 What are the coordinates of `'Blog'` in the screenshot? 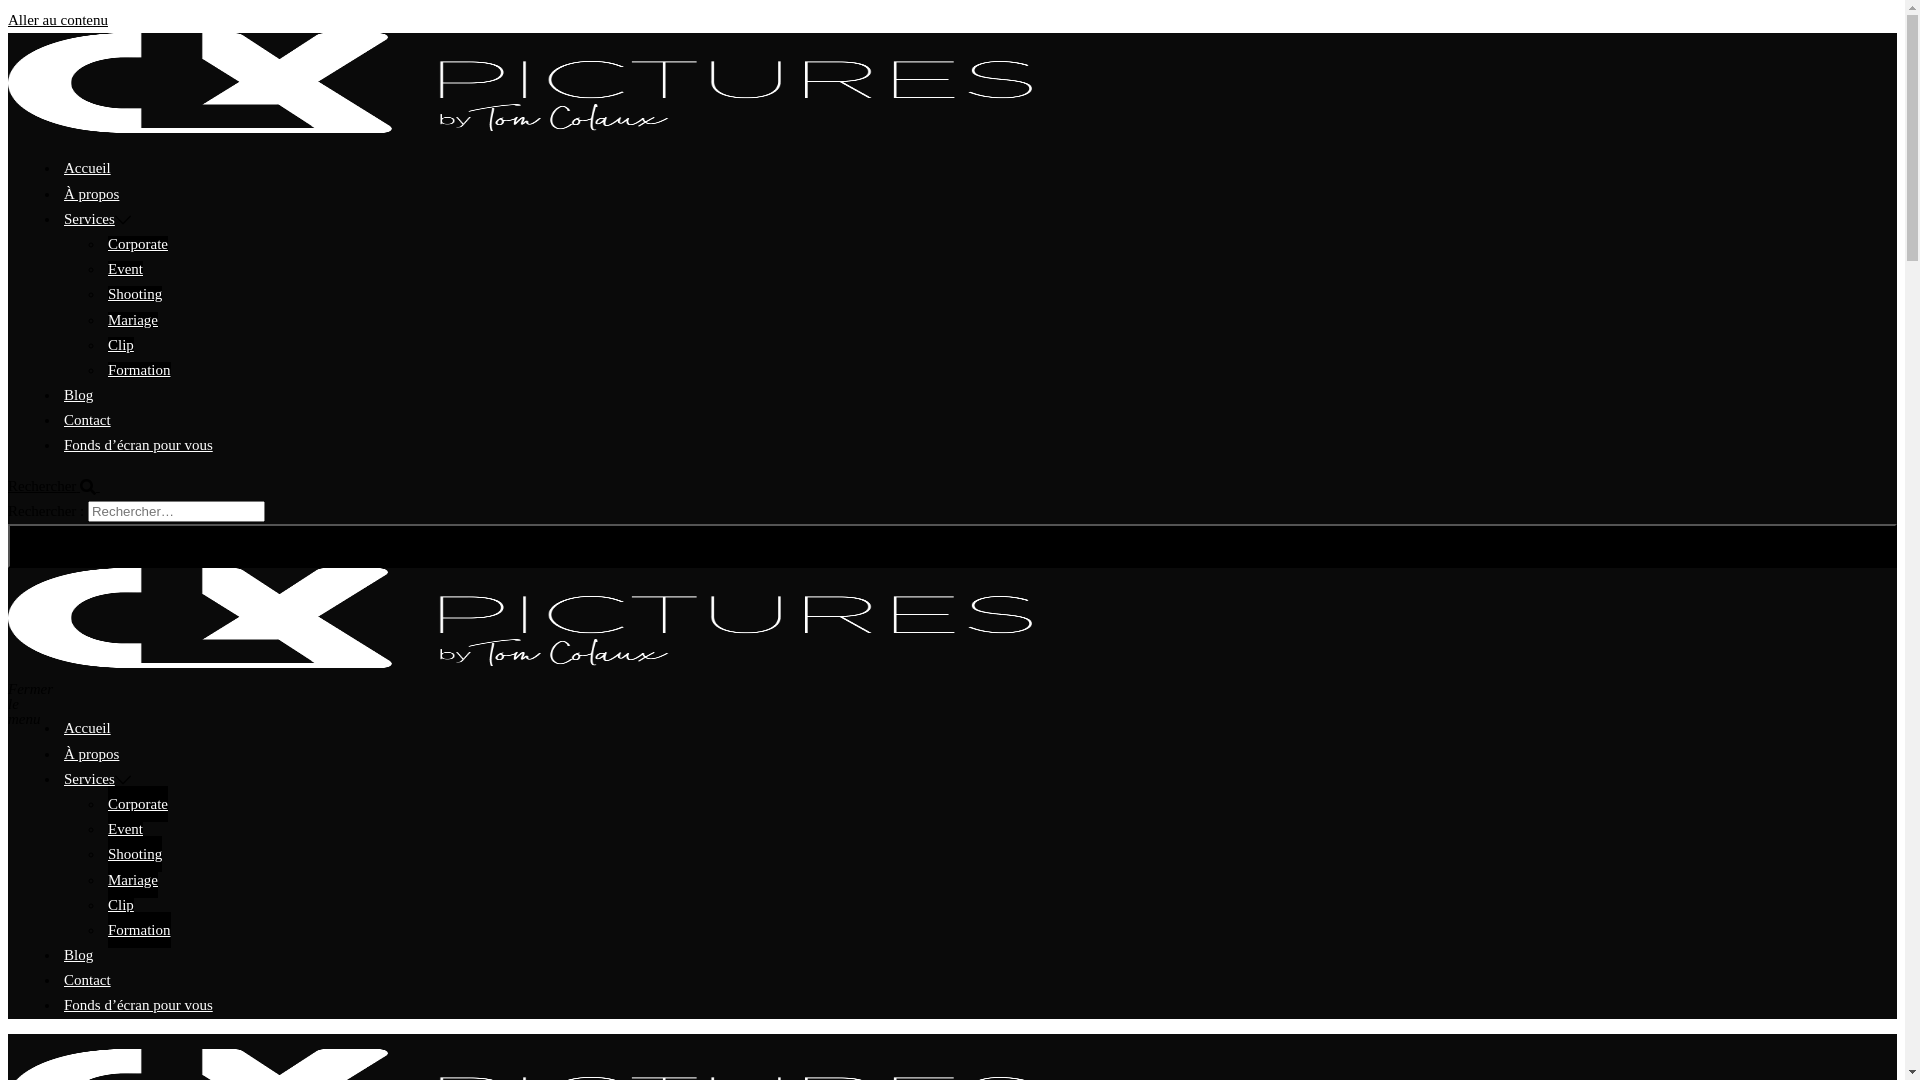 It's located at (78, 954).